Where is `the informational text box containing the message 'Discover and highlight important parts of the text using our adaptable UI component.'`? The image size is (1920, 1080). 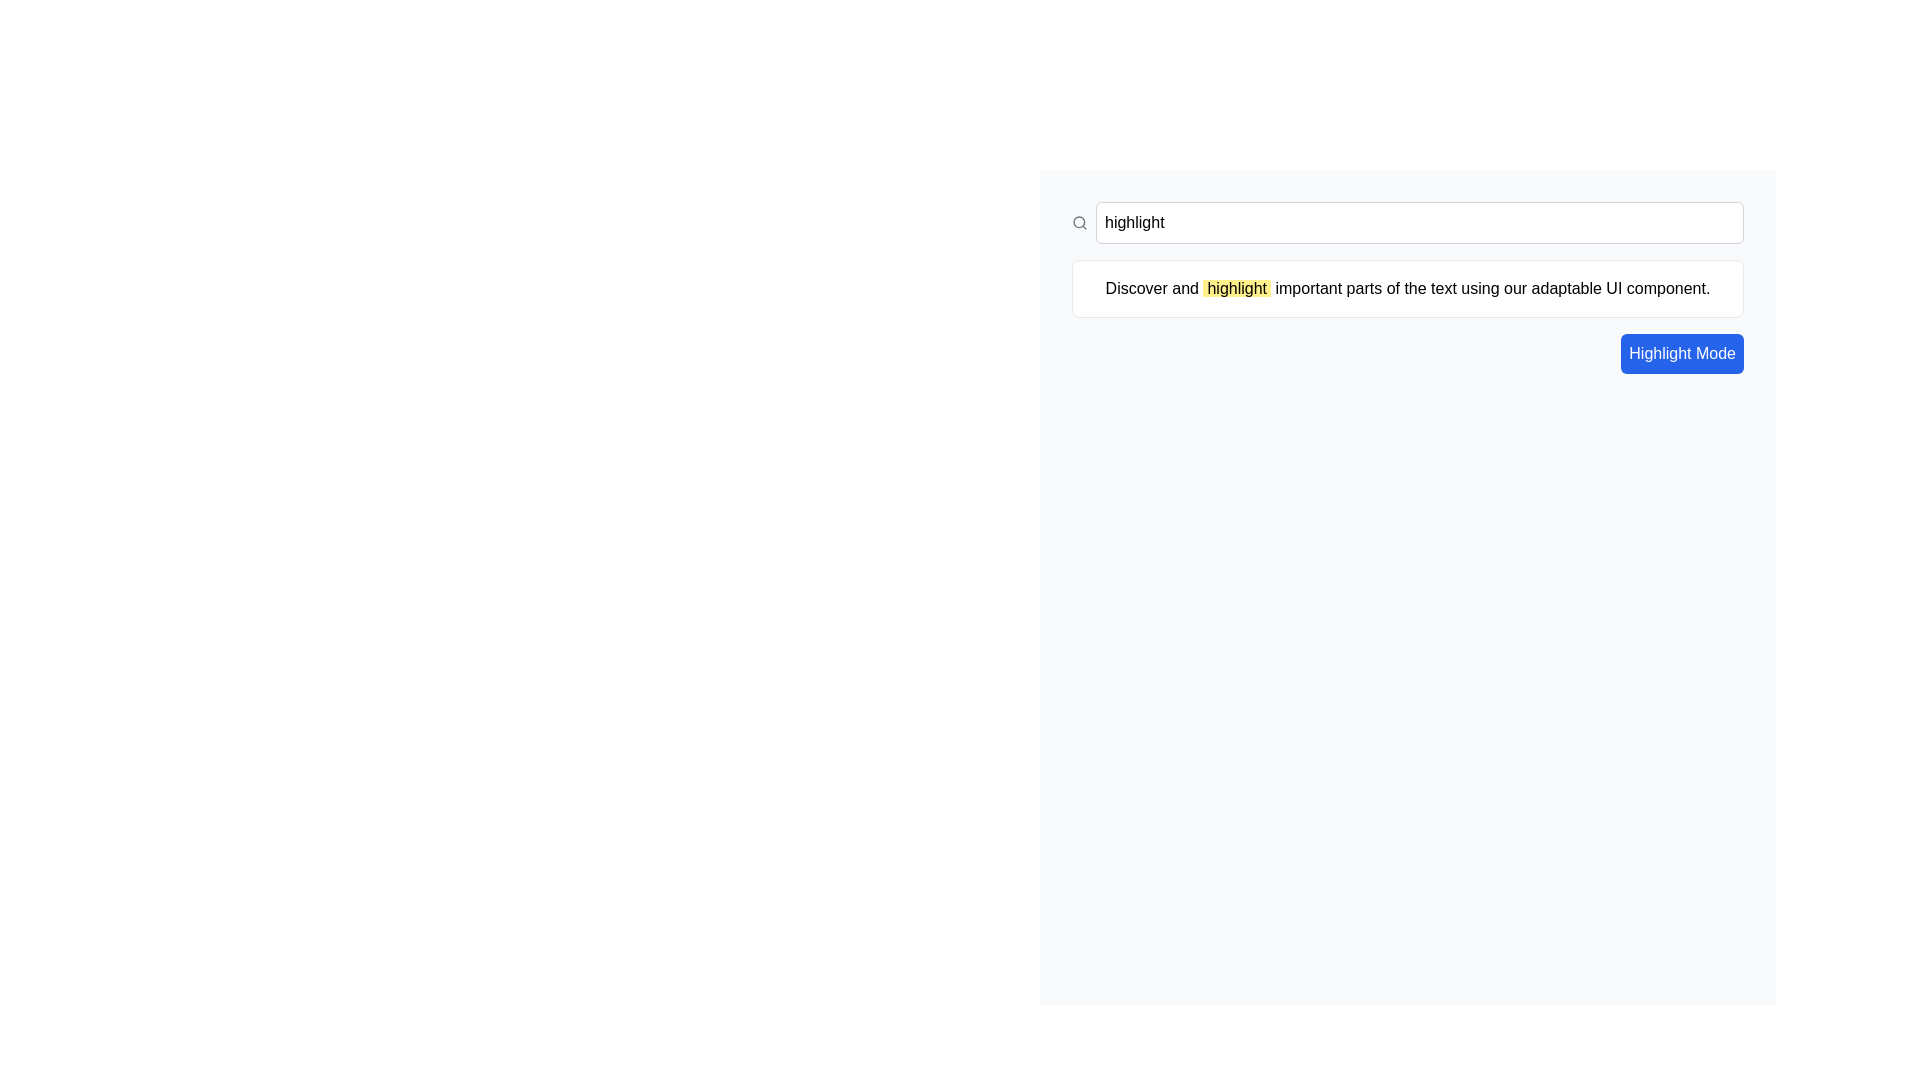
the informational text box containing the message 'Discover and highlight important parts of the text using our adaptable UI component.' is located at coordinates (1406, 289).